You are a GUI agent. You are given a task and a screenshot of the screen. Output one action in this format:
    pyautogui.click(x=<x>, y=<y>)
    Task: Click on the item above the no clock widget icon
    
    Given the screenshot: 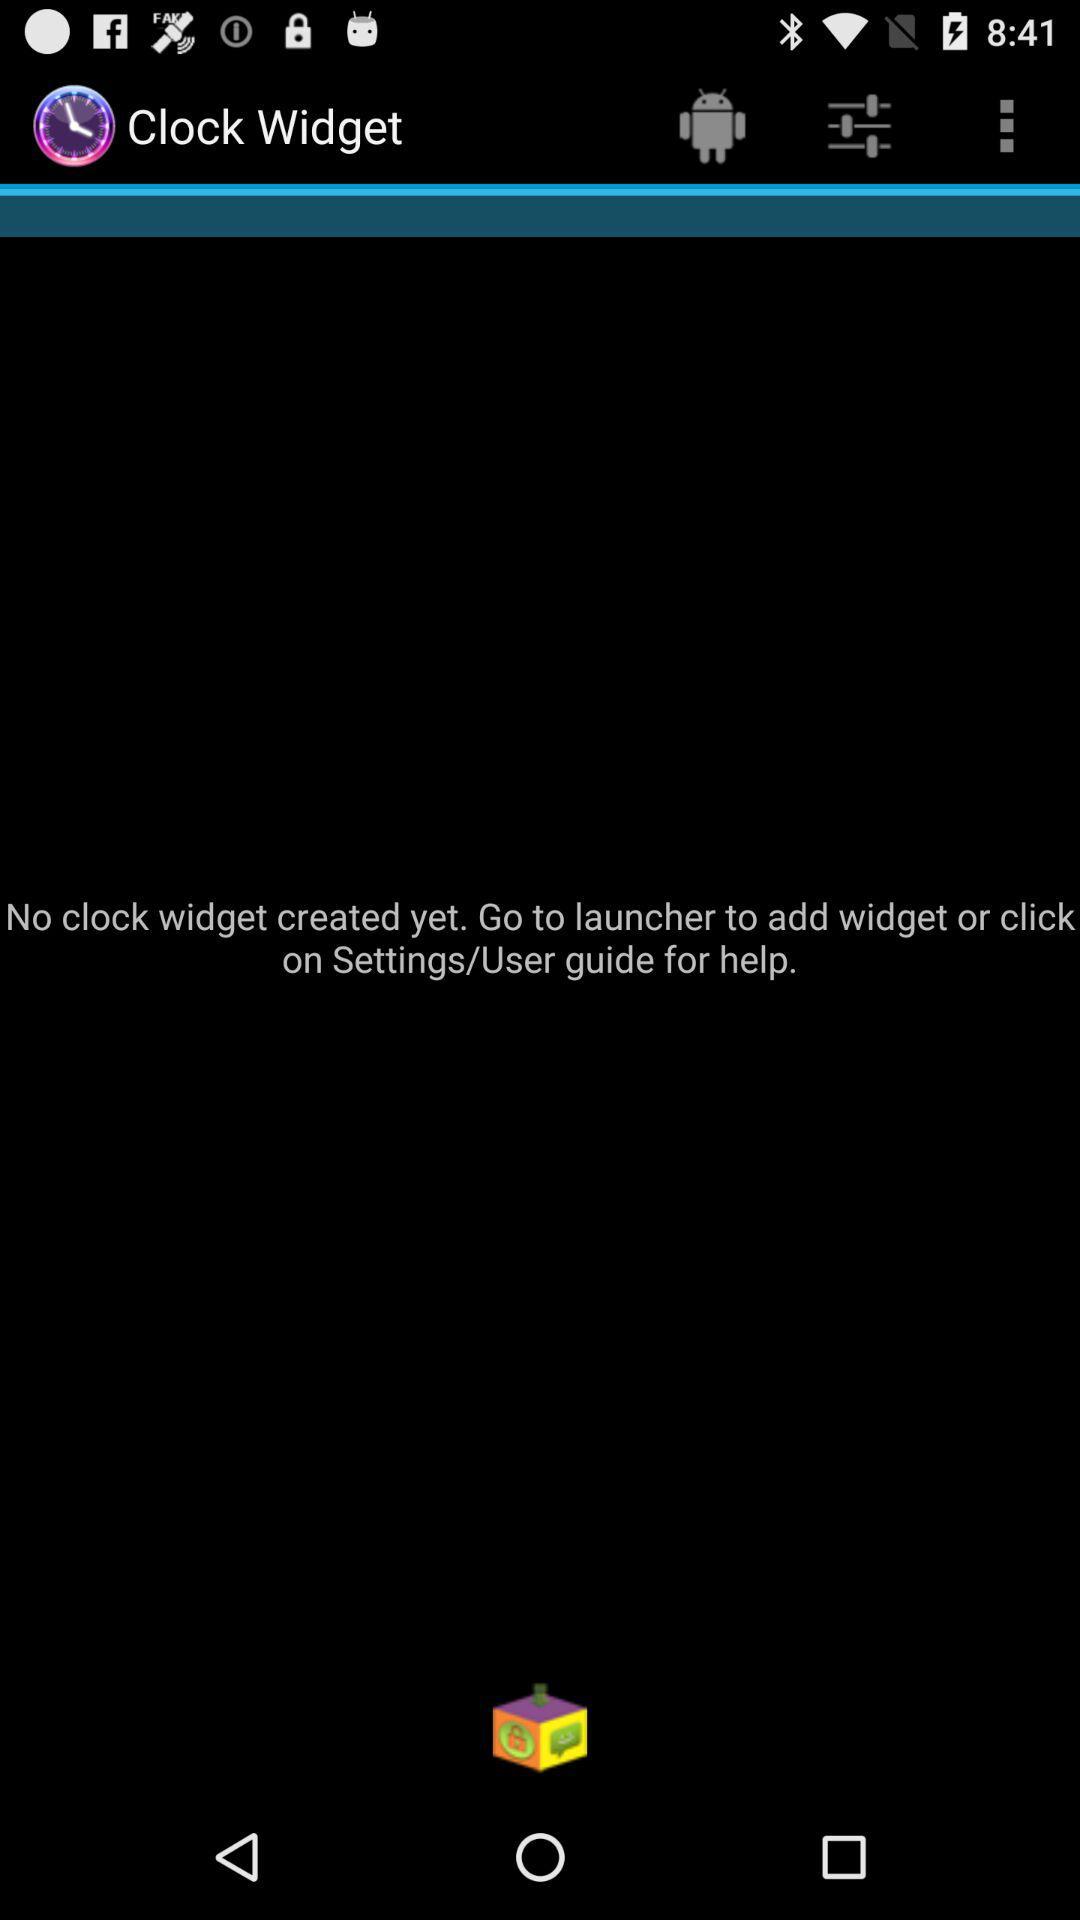 What is the action you would take?
    pyautogui.click(x=711, y=124)
    